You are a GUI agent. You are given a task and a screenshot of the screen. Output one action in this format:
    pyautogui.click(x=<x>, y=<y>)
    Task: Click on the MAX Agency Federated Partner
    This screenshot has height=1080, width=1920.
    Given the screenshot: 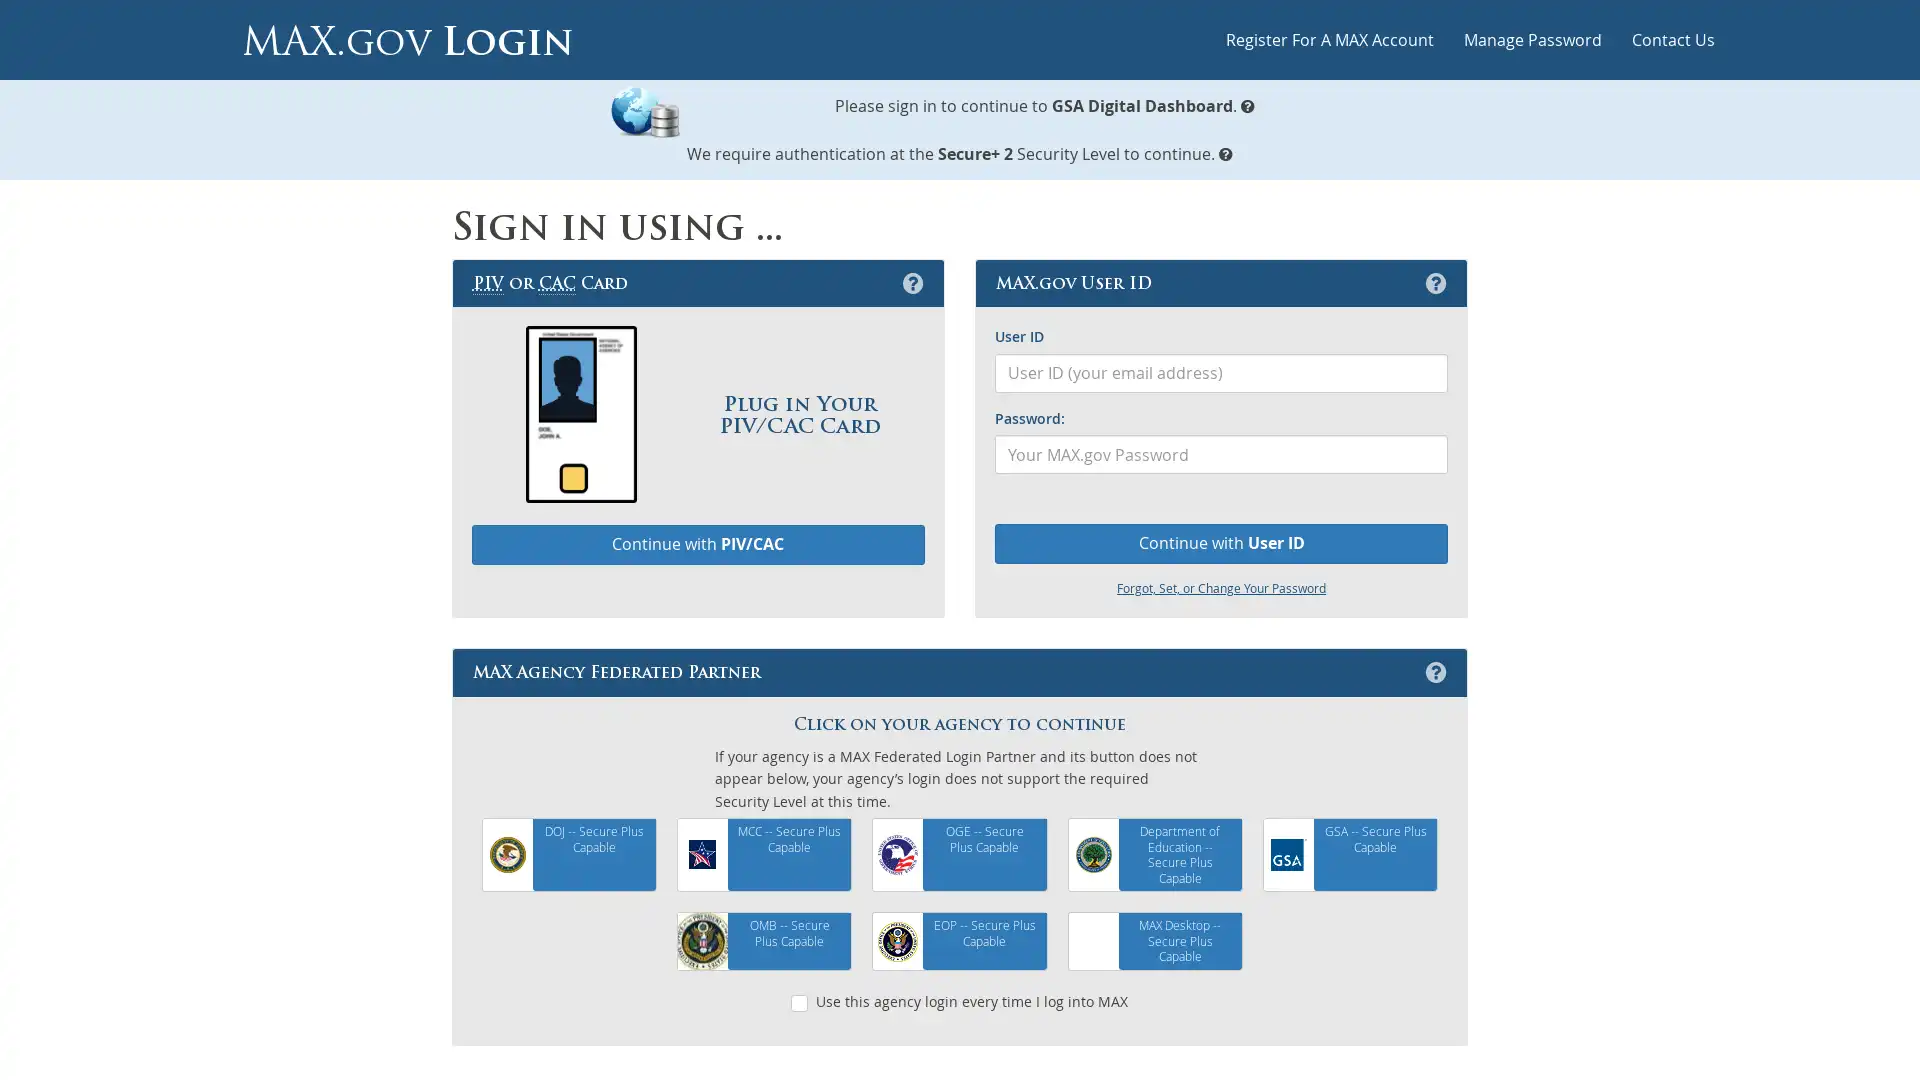 What is the action you would take?
    pyautogui.click(x=1435, y=671)
    